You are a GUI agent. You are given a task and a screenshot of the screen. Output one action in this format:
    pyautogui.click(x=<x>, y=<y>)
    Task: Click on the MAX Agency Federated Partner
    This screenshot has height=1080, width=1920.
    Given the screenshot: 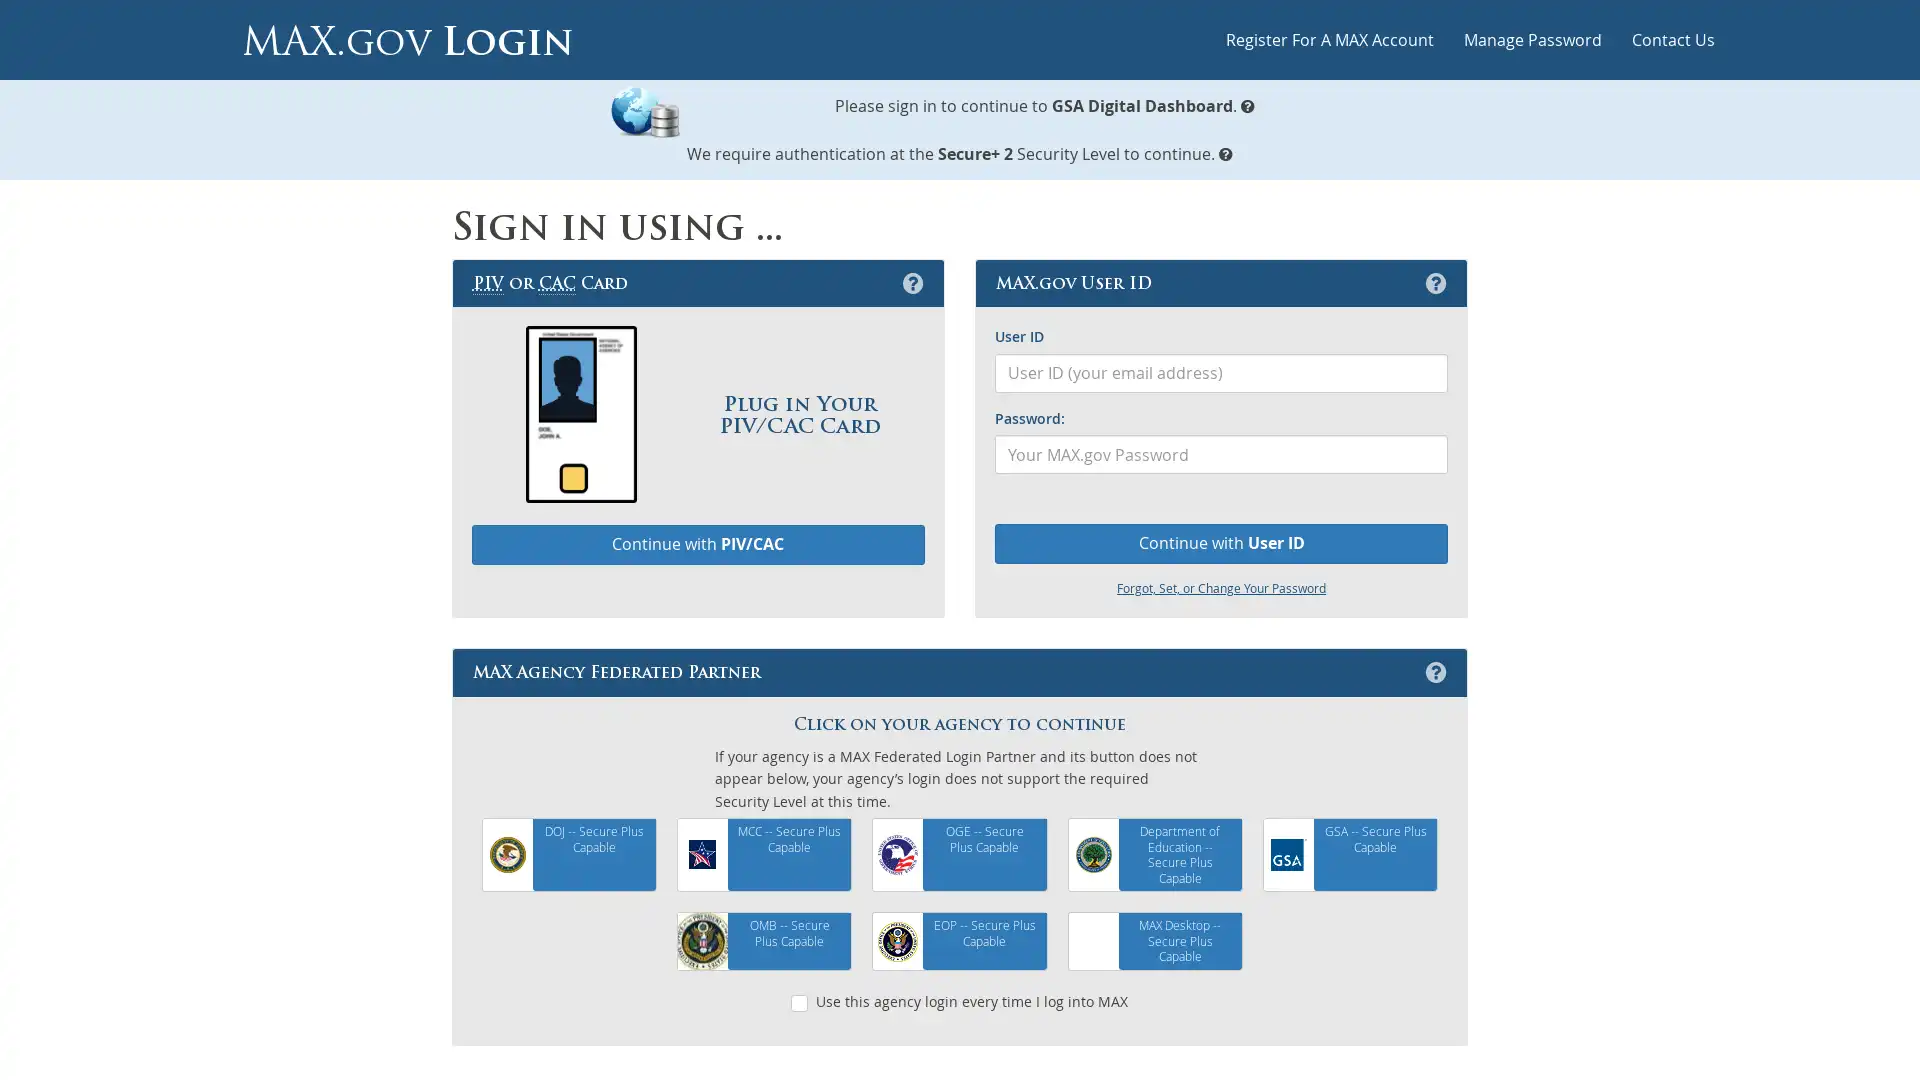 What is the action you would take?
    pyautogui.click(x=1435, y=671)
    